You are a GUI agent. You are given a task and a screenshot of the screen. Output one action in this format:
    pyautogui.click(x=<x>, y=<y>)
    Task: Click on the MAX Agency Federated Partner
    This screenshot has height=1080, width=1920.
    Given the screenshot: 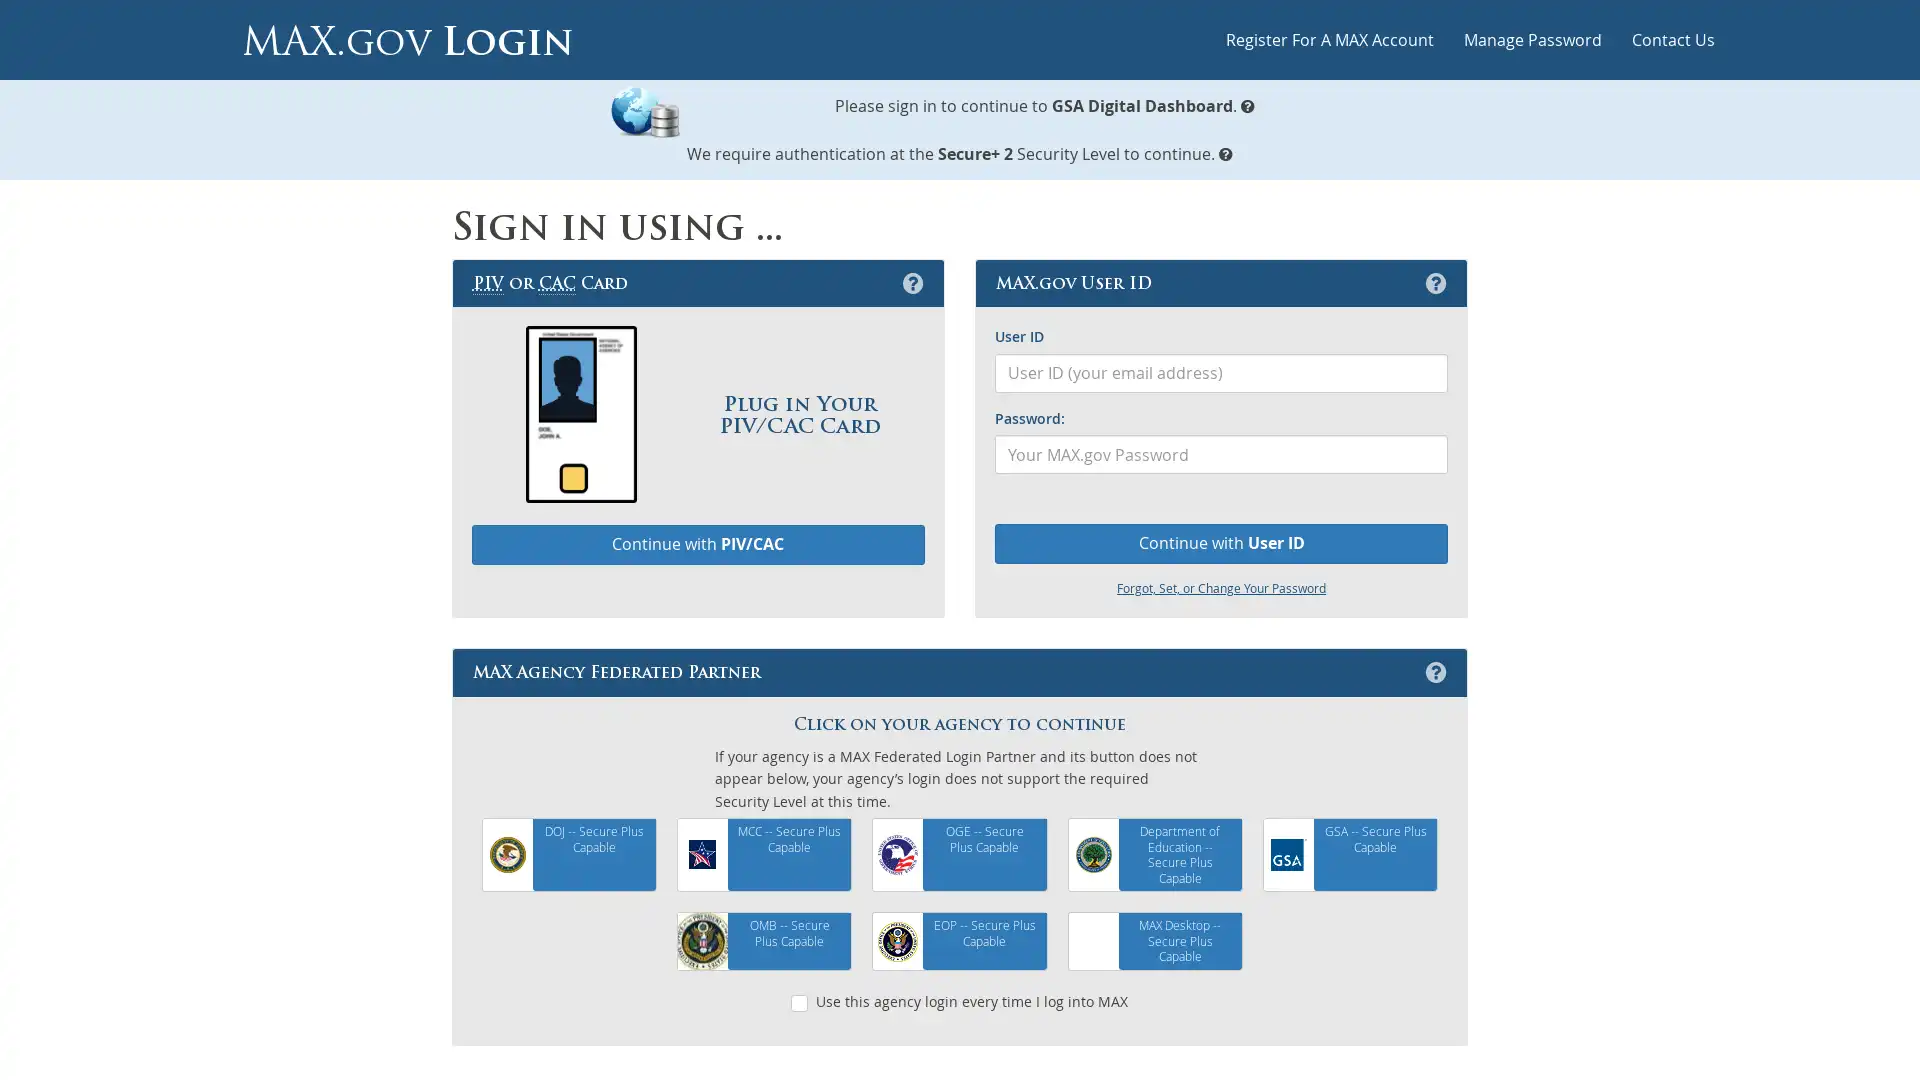 What is the action you would take?
    pyautogui.click(x=1435, y=671)
    